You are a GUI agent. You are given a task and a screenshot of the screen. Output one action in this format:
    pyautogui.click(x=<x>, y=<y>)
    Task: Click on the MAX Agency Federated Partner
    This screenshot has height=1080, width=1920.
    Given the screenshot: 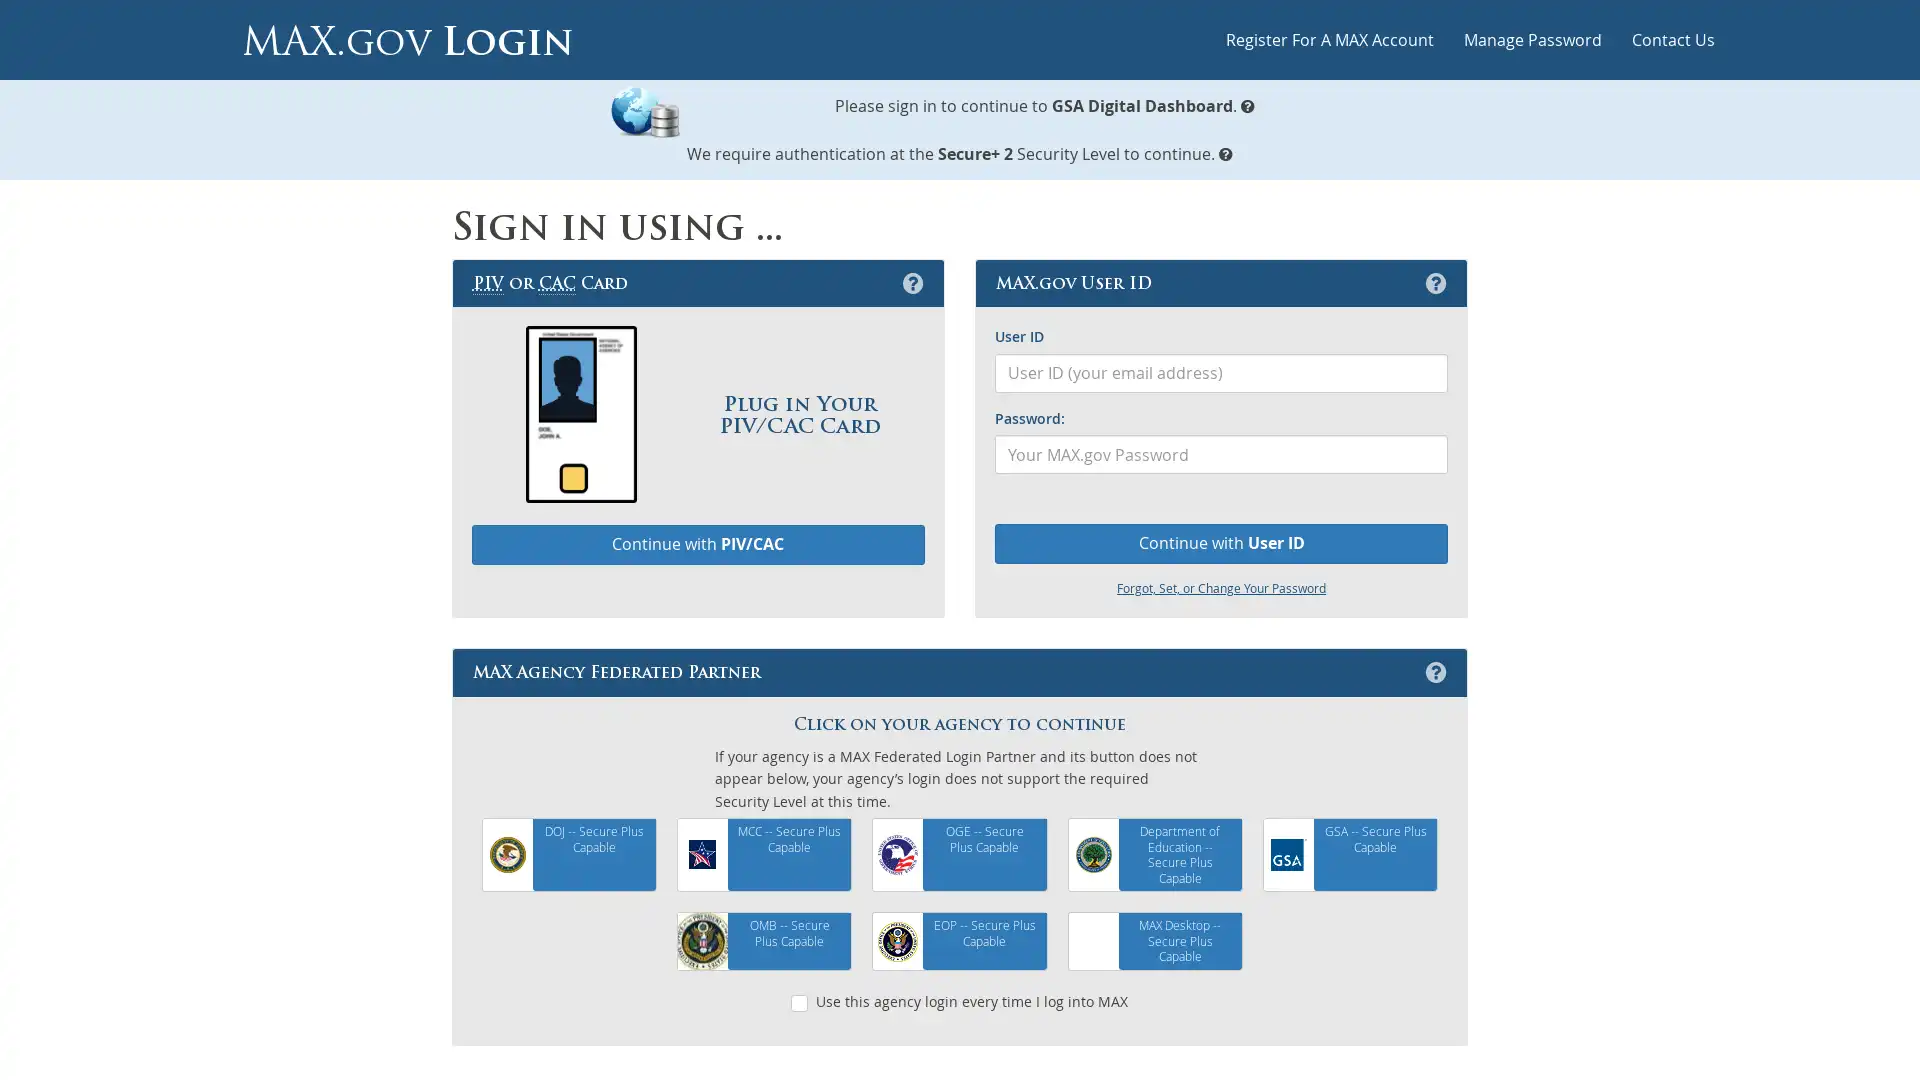 What is the action you would take?
    pyautogui.click(x=1435, y=671)
    